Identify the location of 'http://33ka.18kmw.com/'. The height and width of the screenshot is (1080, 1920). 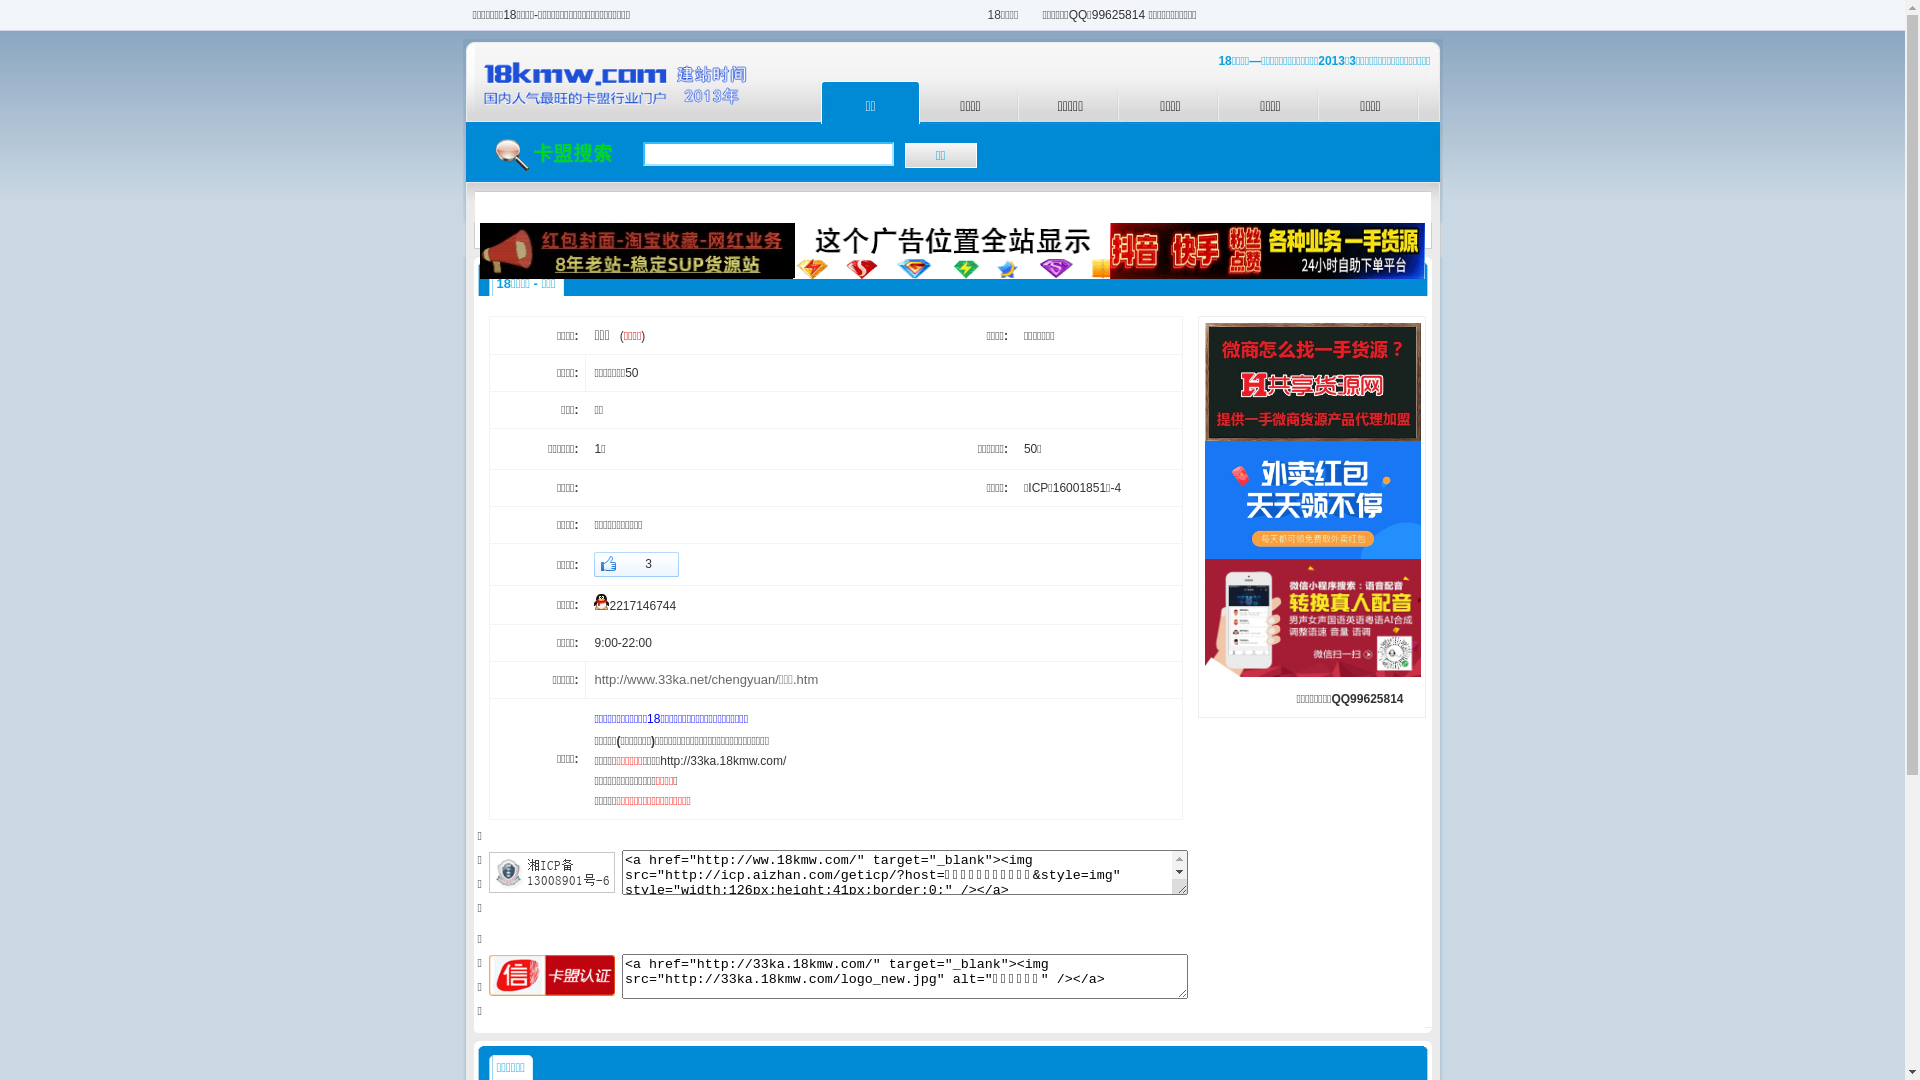
(722, 760).